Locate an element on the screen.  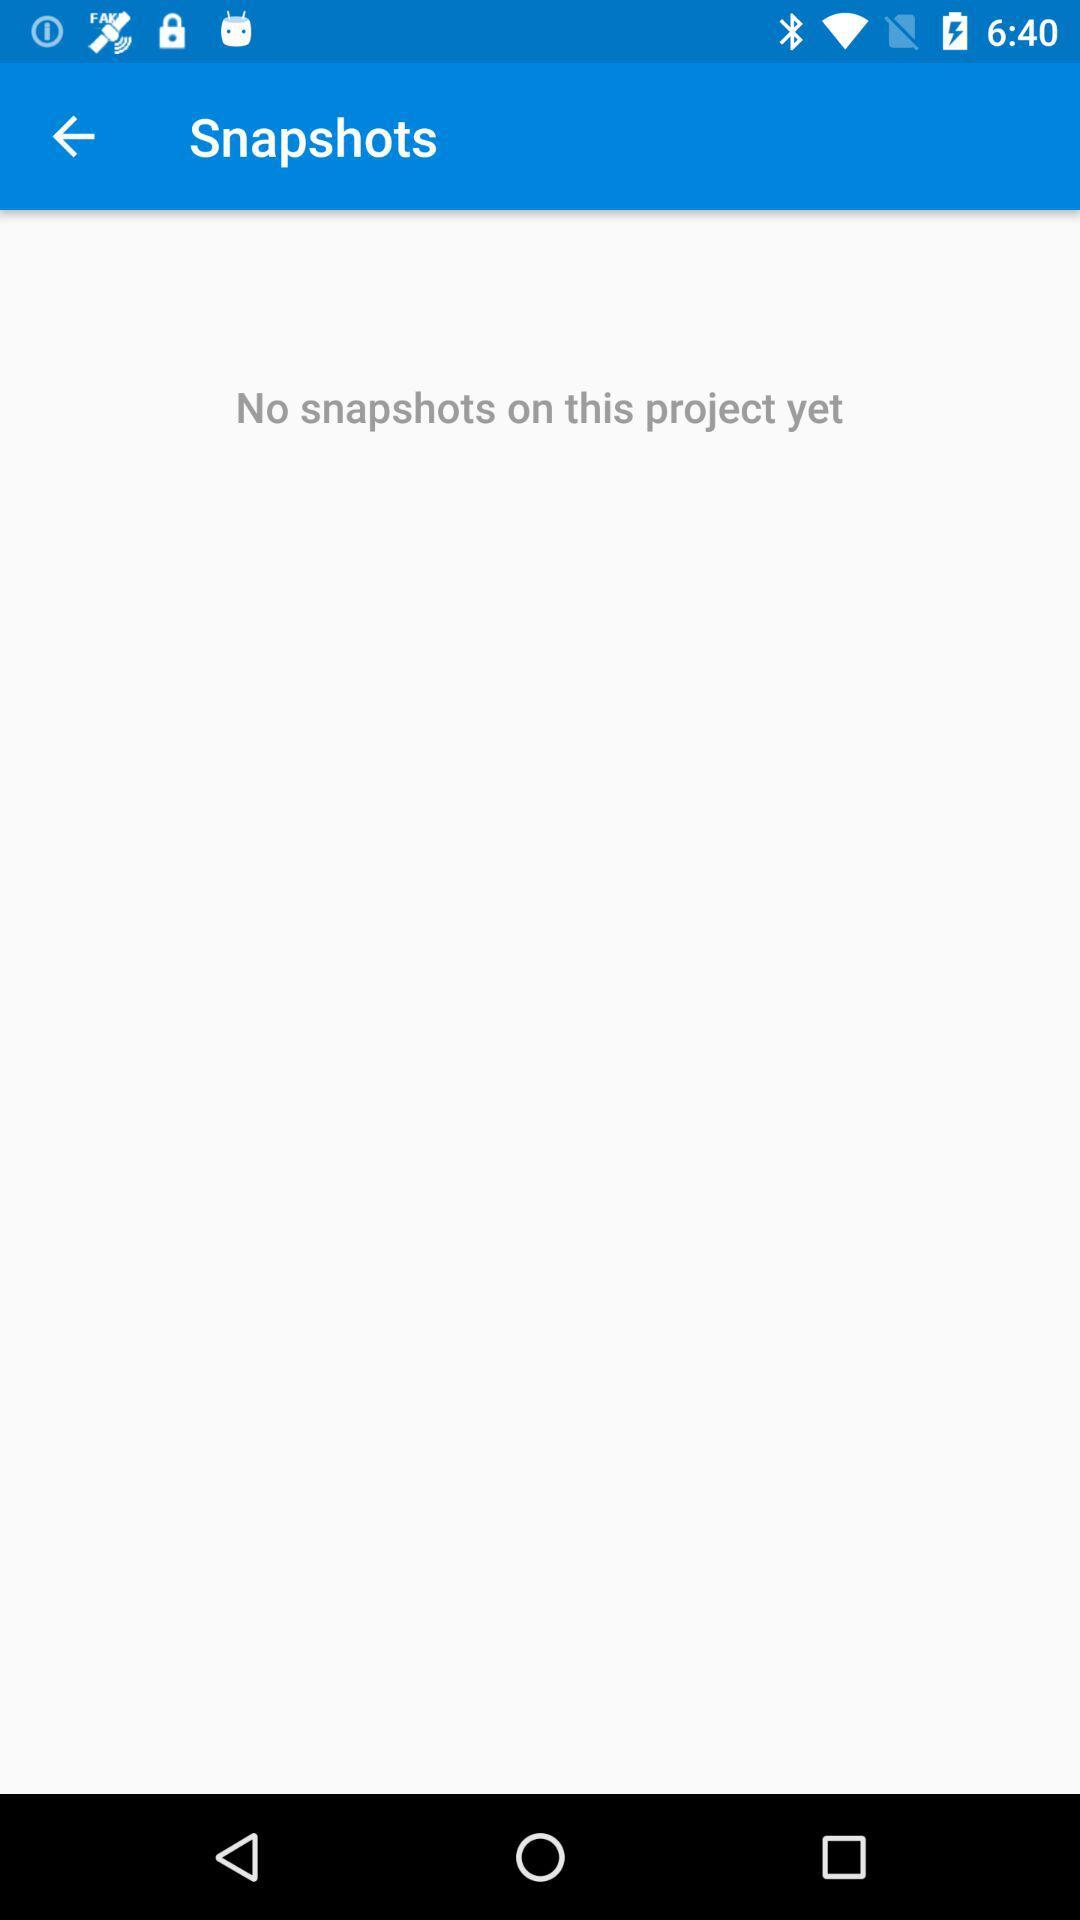
the item to the left of the snapshots icon is located at coordinates (72, 135).